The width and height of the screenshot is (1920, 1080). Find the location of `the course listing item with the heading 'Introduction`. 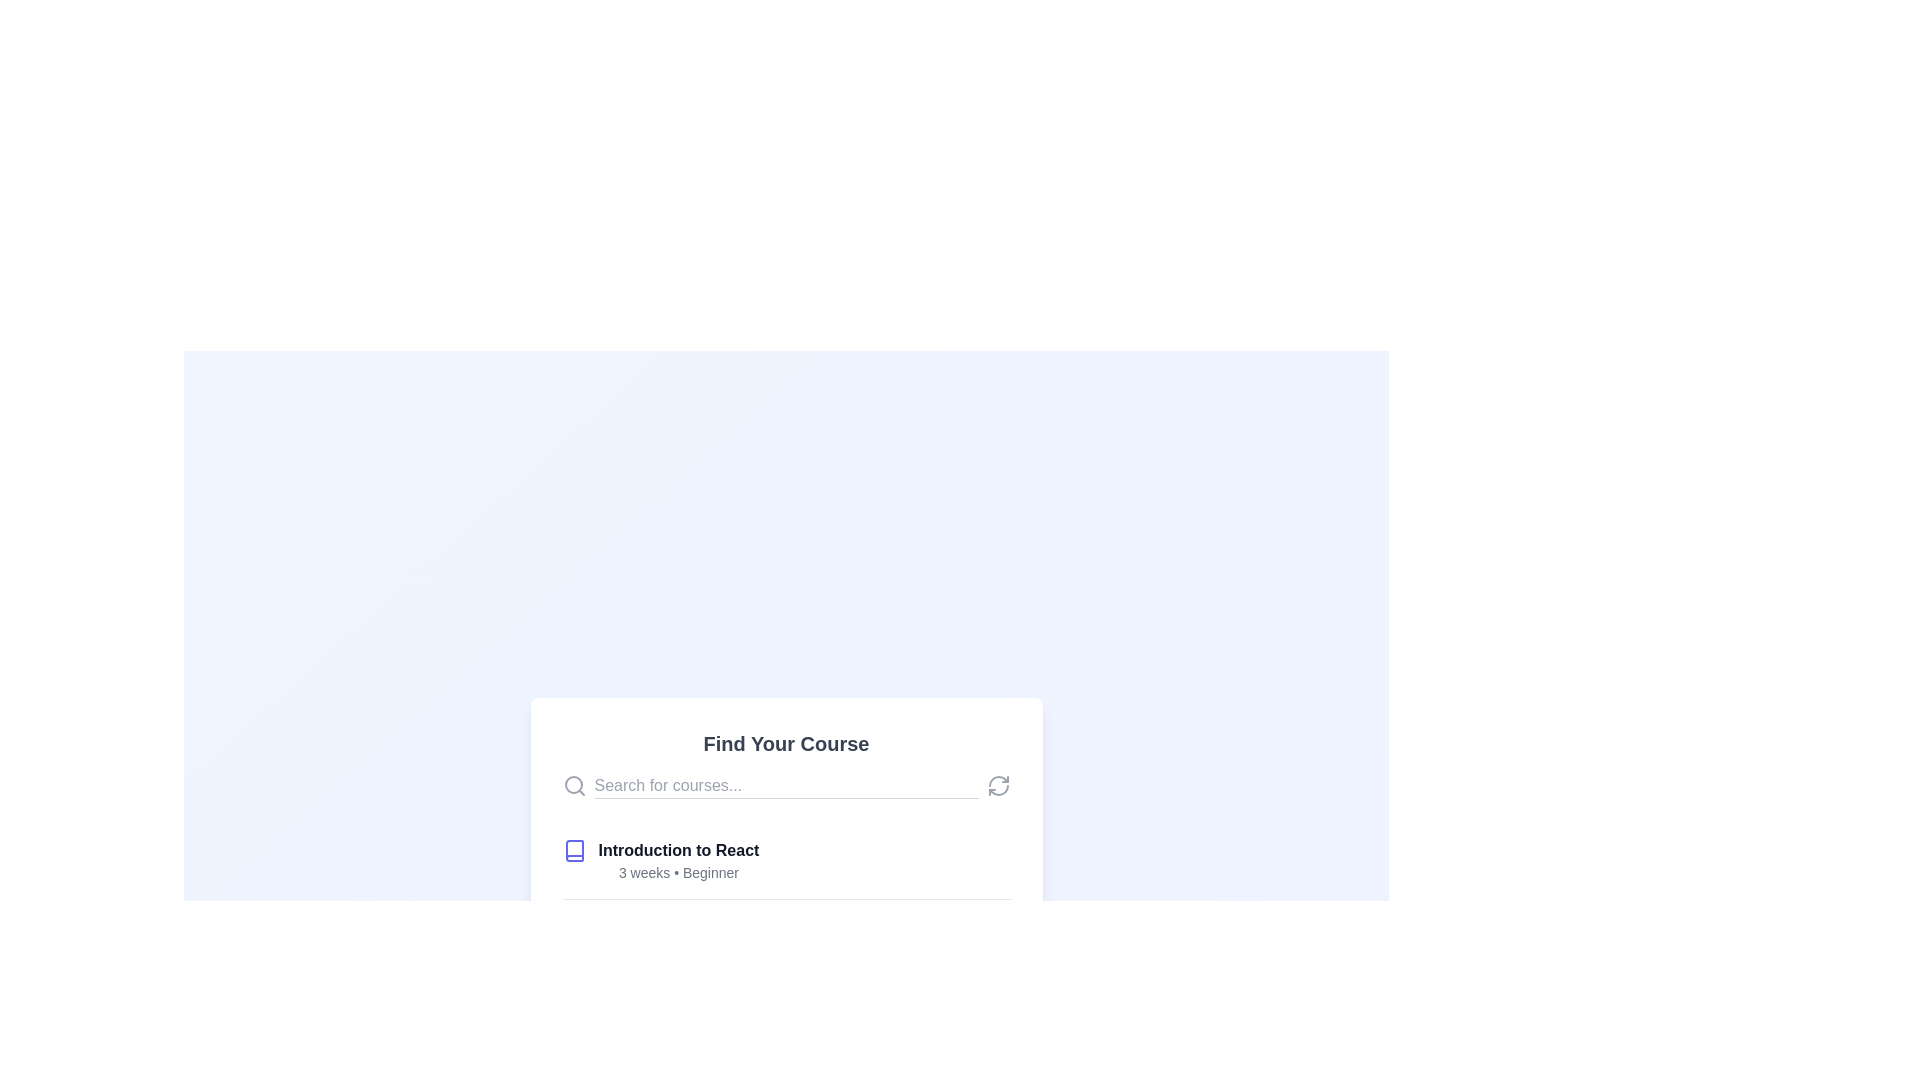

the course listing item with the heading 'Introduction is located at coordinates (785, 859).